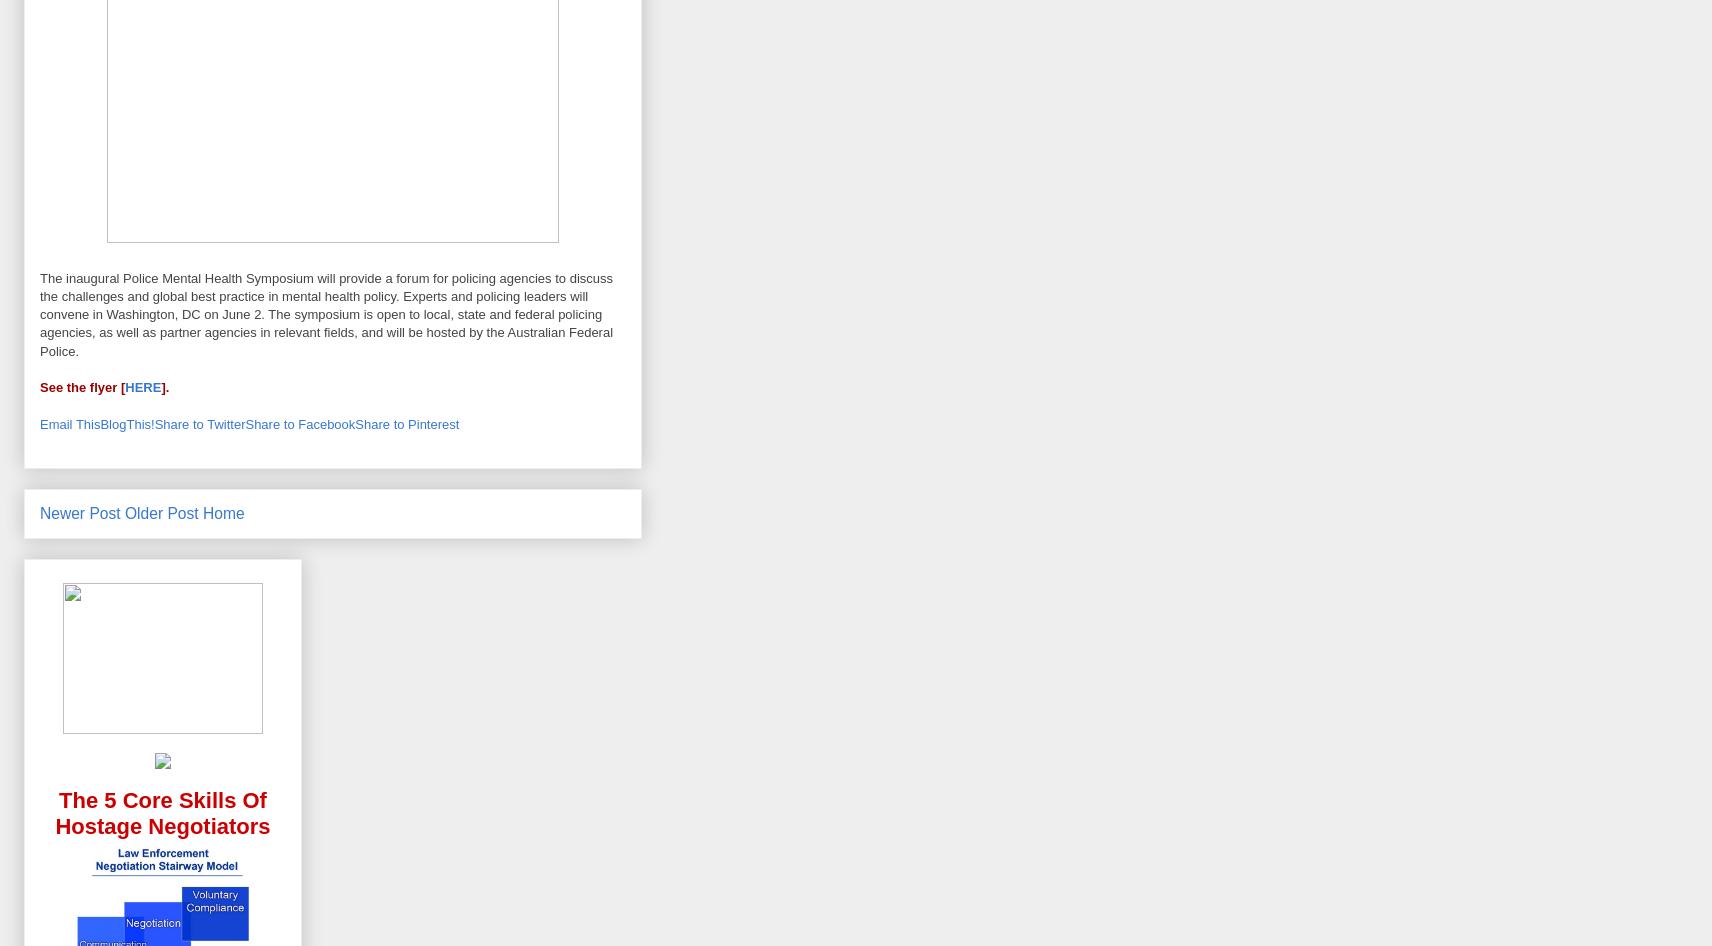 The height and width of the screenshot is (946, 1712). Describe the element at coordinates (141, 387) in the screenshot. I see `'HERE'` at that location.